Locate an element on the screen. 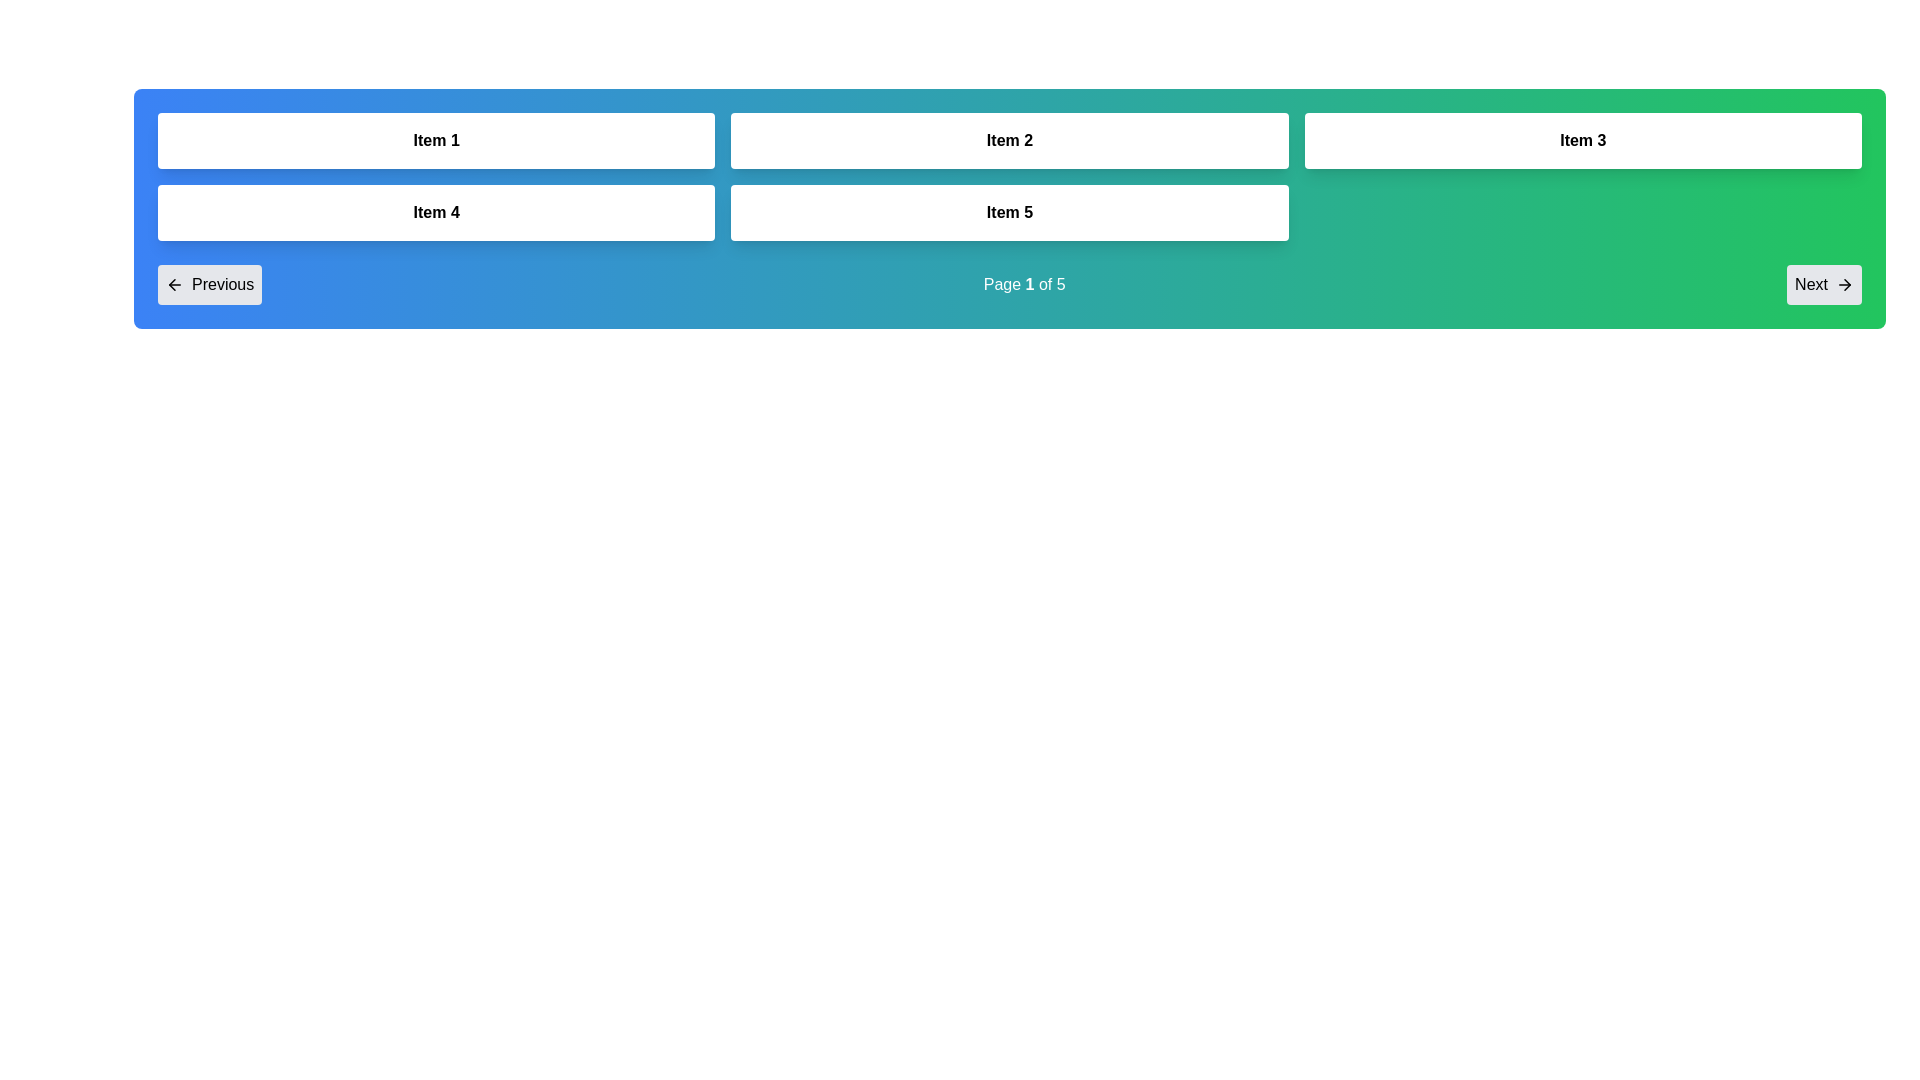 The image size is (1920, 1080). the text label that identifies the content as 'Item 3', located in the top row on the far right of a grid arrangement is located at coordinates (1582, 140).